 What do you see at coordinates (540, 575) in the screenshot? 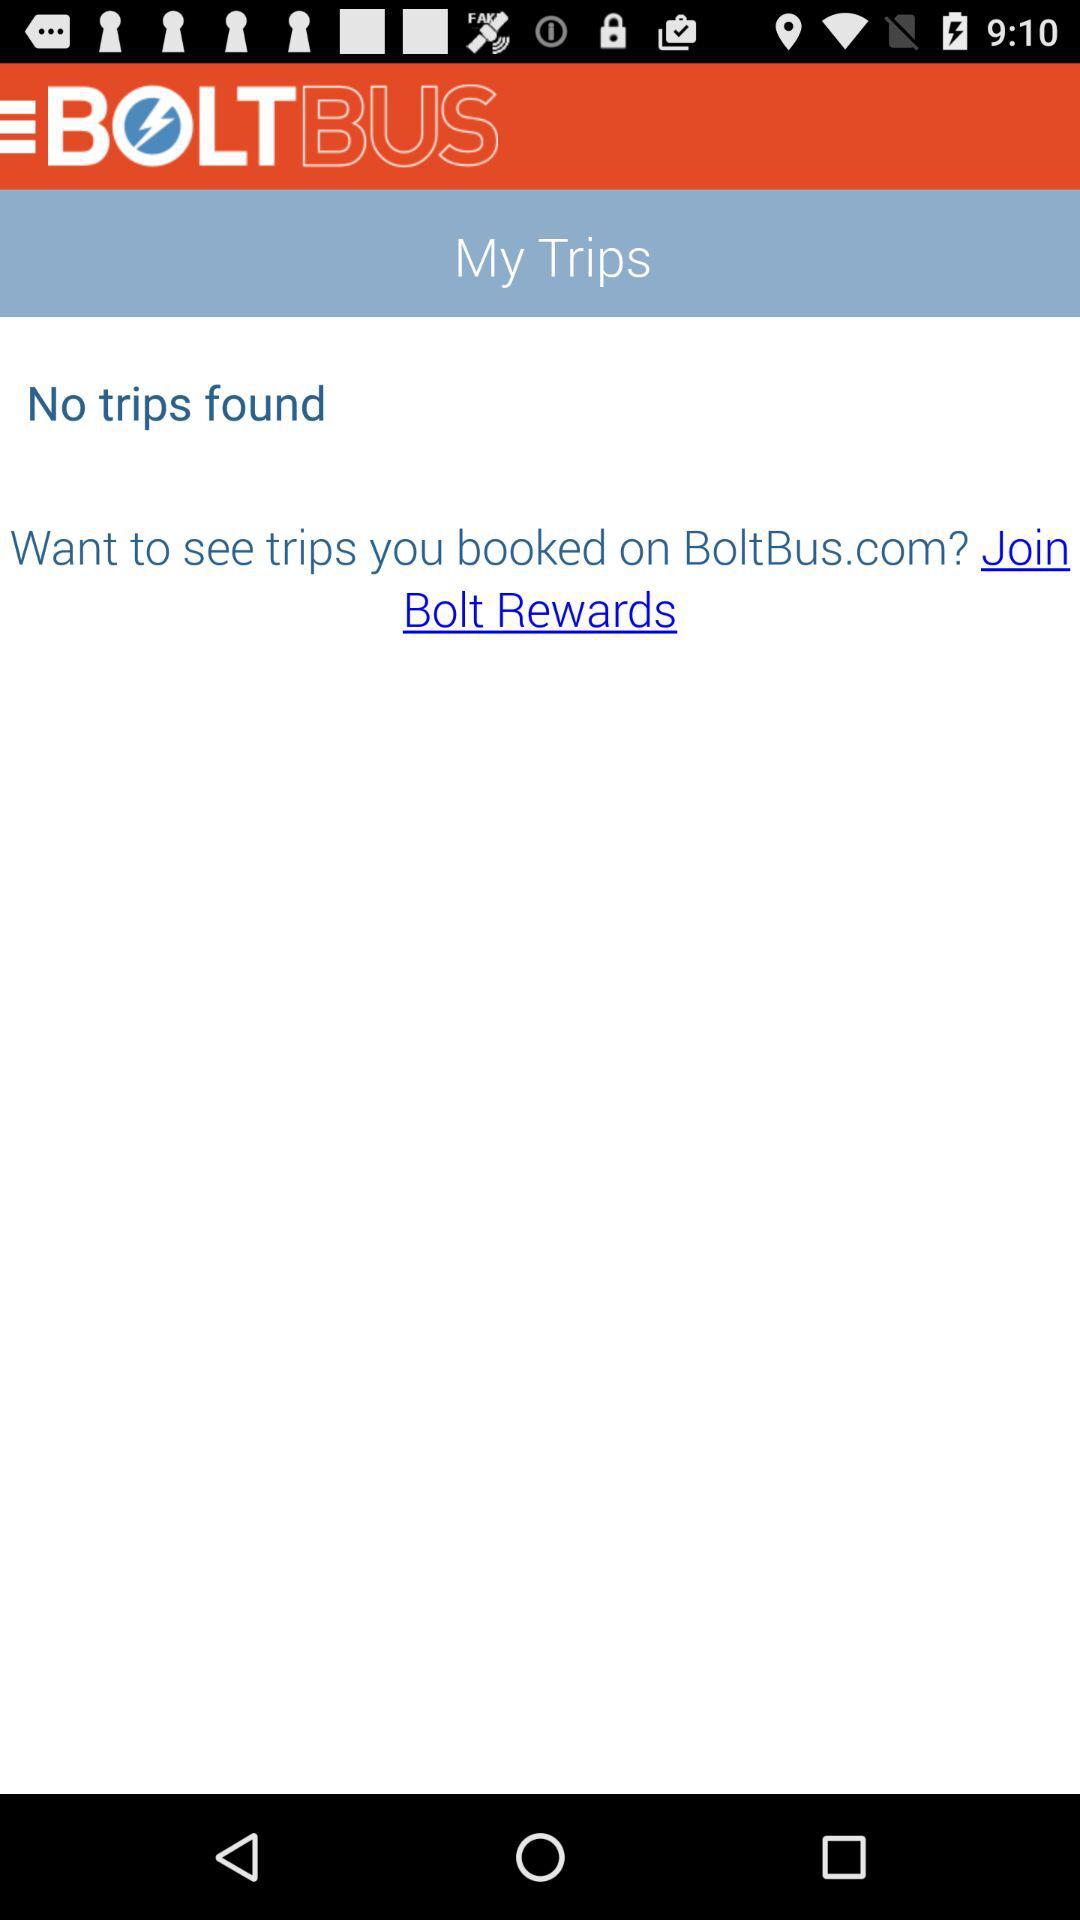
I see `the item below the no trips found app` at bounding box center [540, 575].